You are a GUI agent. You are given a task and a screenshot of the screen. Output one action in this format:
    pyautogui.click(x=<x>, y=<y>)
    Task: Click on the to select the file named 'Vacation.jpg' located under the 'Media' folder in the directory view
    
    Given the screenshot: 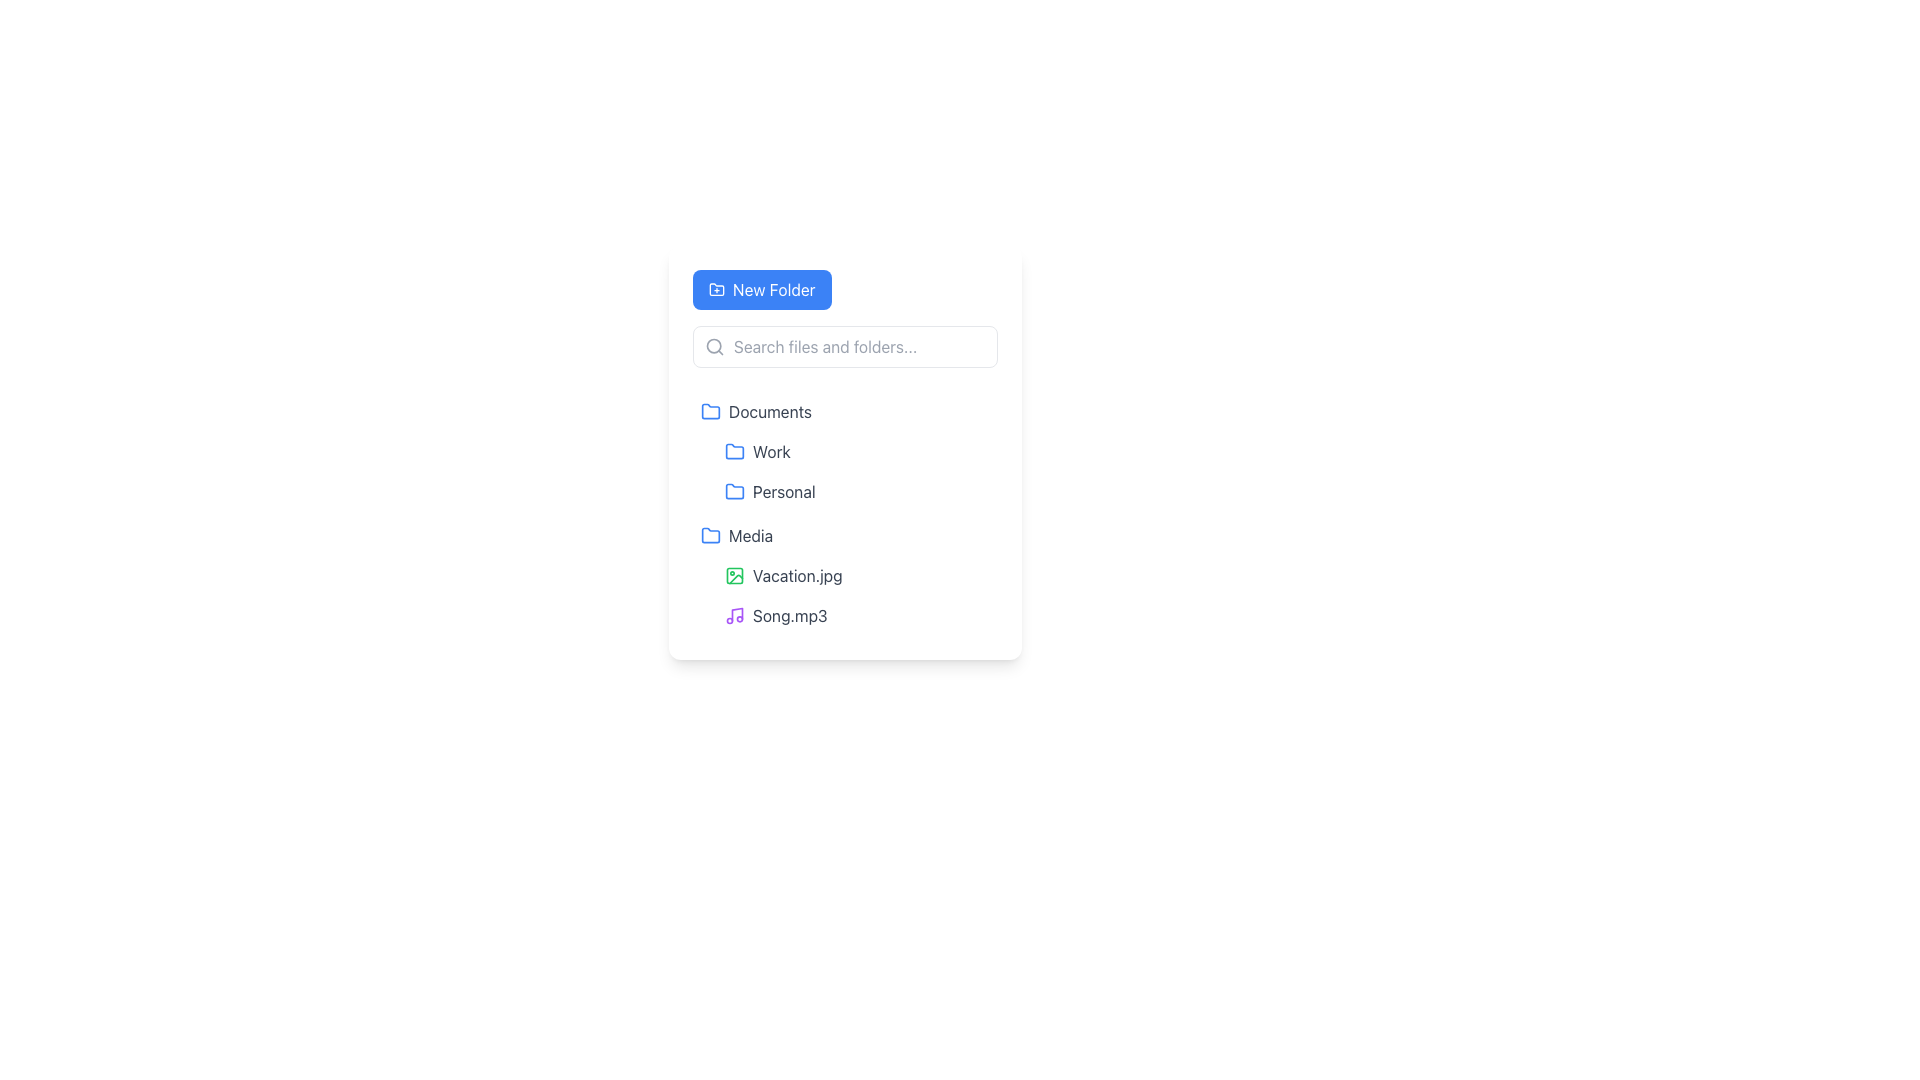 What is the action you would take?
    pyautogui.click(x=845, y=575)
    